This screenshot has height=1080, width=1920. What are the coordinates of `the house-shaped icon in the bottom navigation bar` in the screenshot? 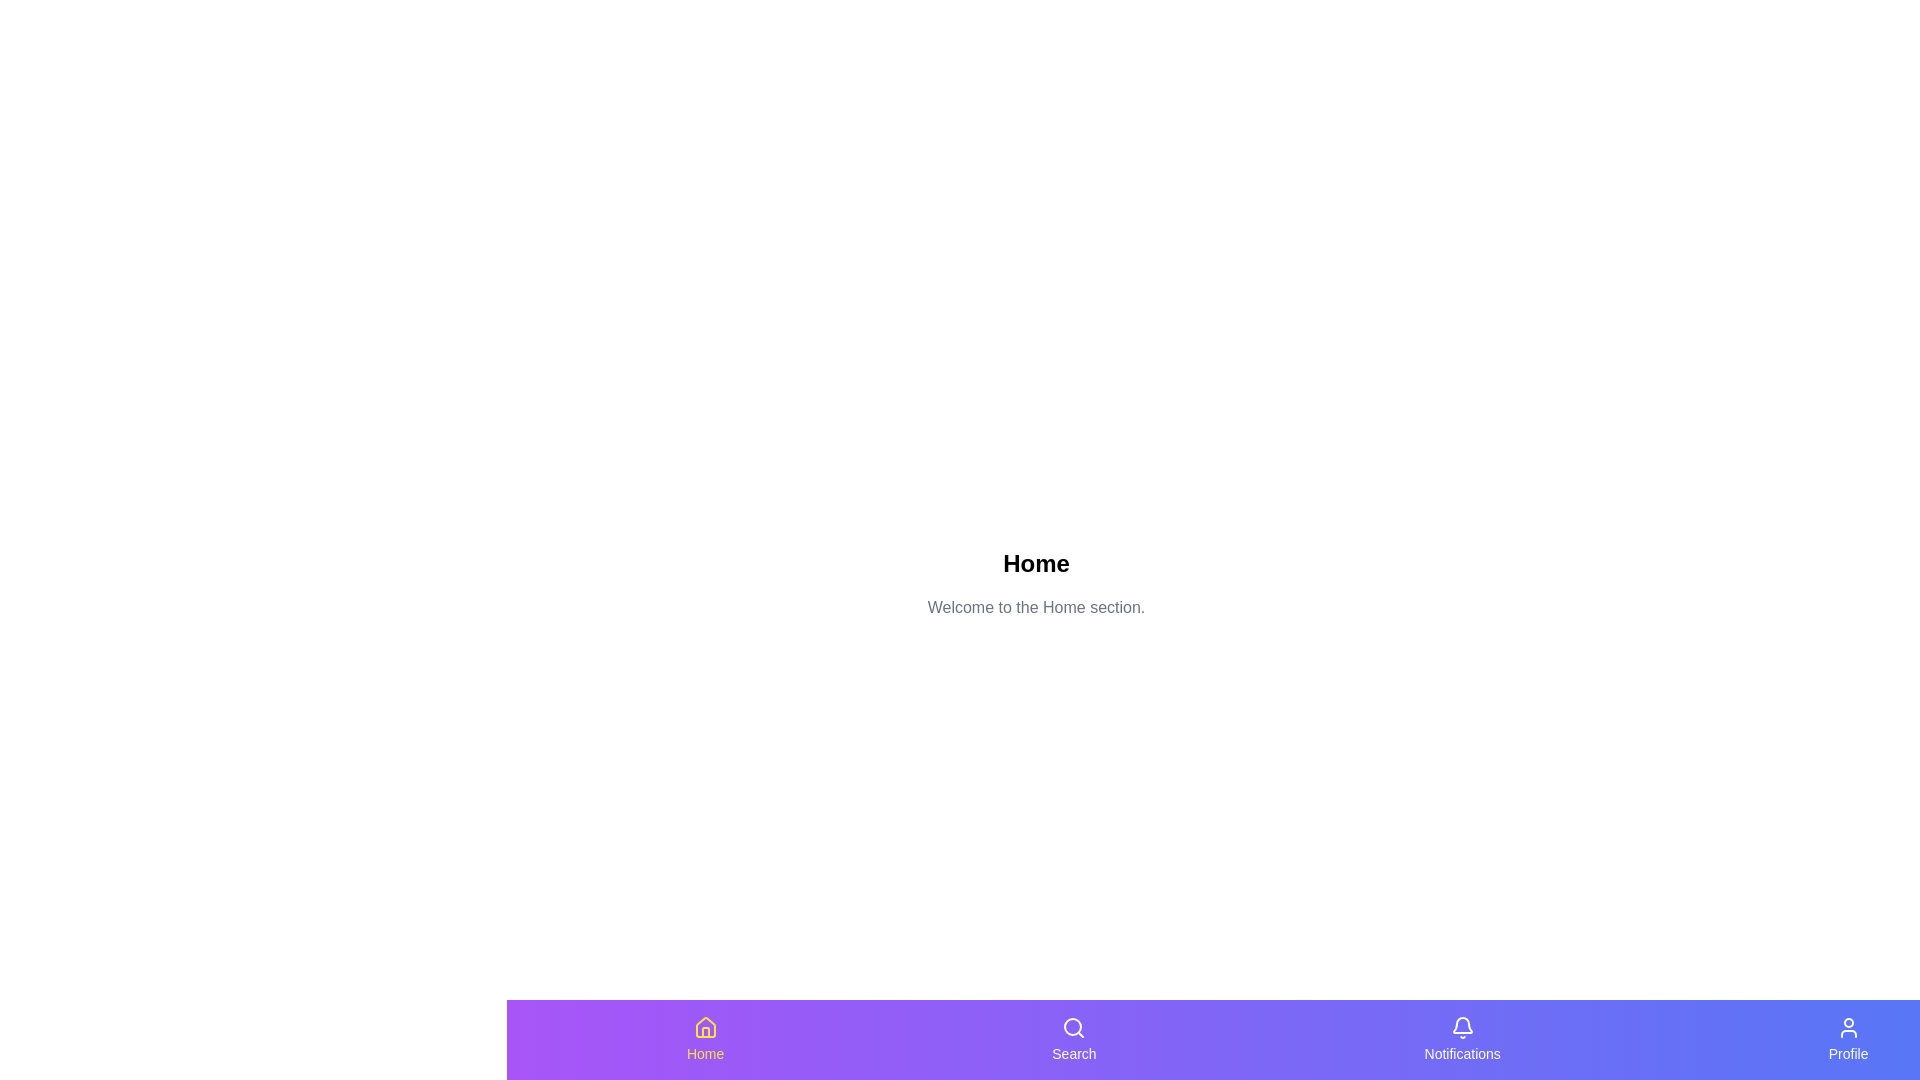 It's located at (705, 1027).